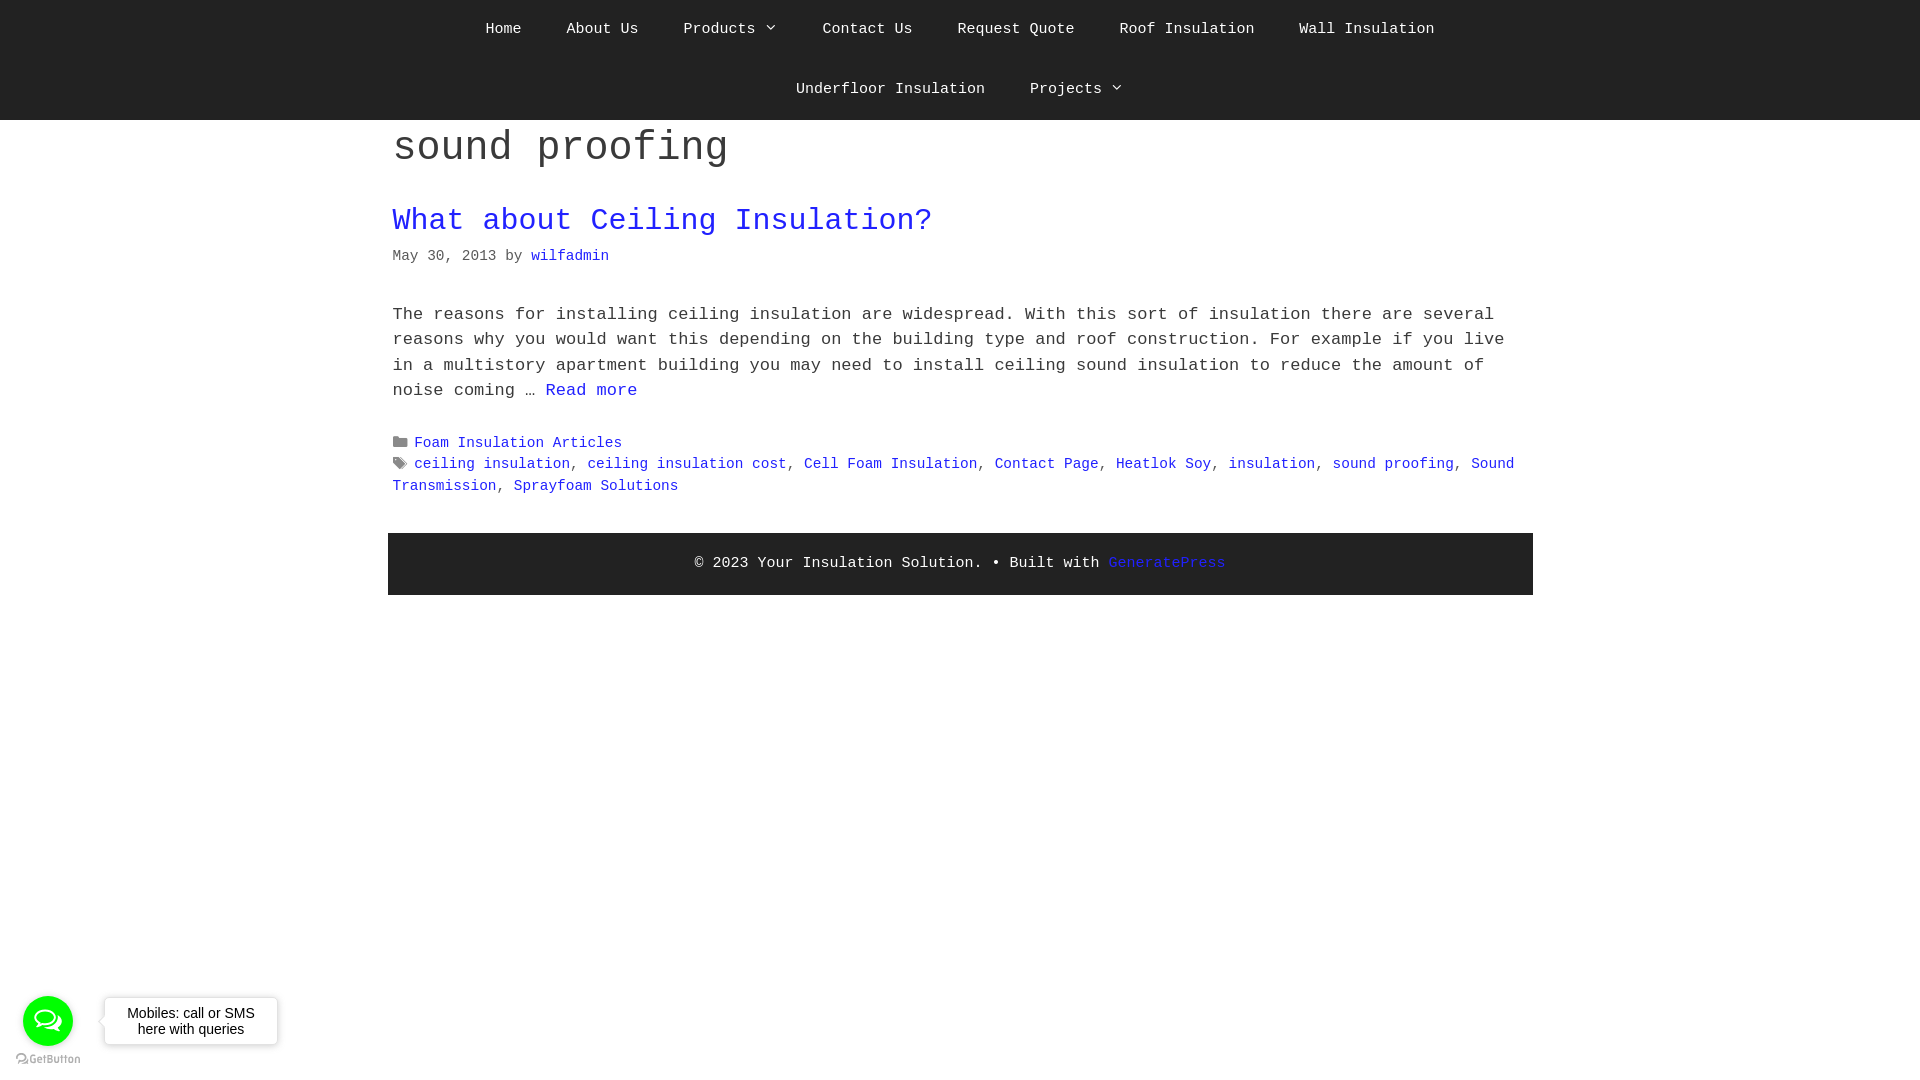 This screenshot has height=1080, width=1920. What do you see at coordinates (889, 88) in the screenshot?
I see `'Underfloor Insulation'` at bounding box center [889, 88].